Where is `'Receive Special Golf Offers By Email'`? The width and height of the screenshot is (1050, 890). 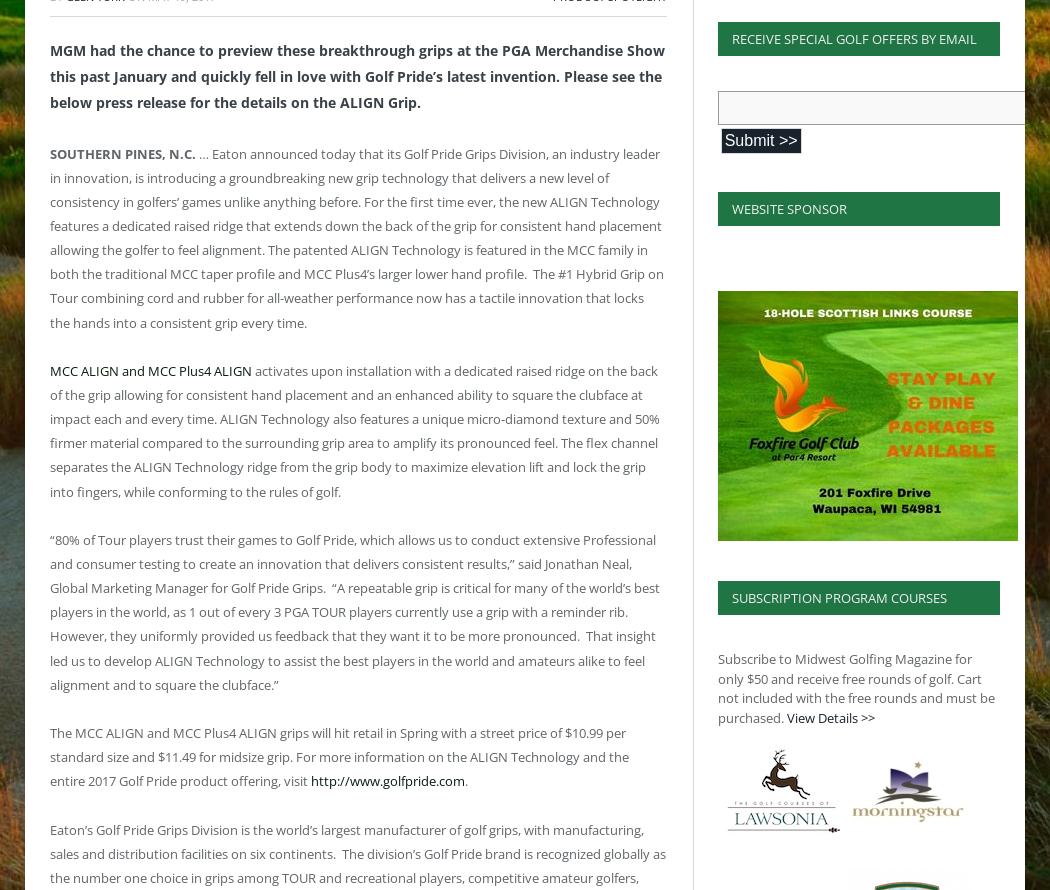 'Receive Special Golf Offers By Email' is located at coordinates (853, 38).